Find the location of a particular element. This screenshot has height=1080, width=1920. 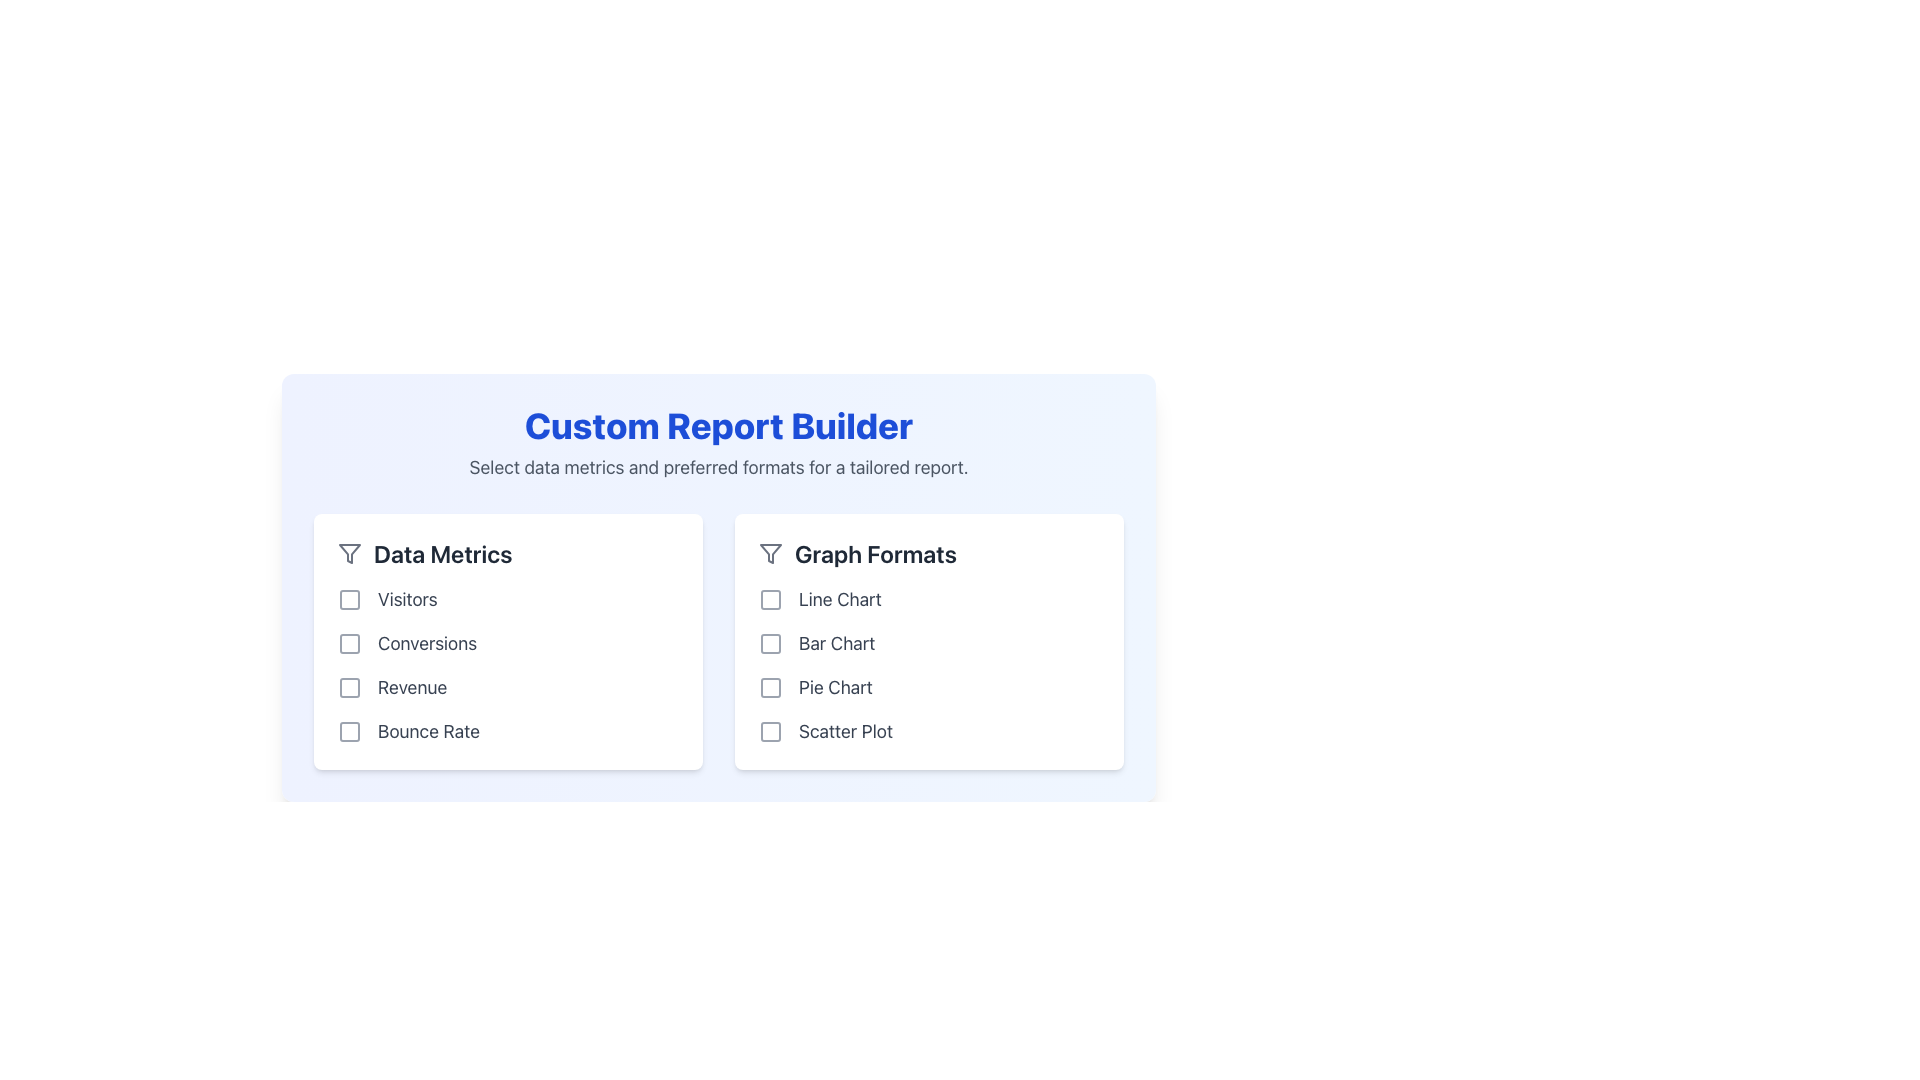

the 'Scatter Plot' option by clicking the checkbox located at the bottom of the 'Graph Formats' section, which is the fourth item in the list is located at coordinates (928, 732).